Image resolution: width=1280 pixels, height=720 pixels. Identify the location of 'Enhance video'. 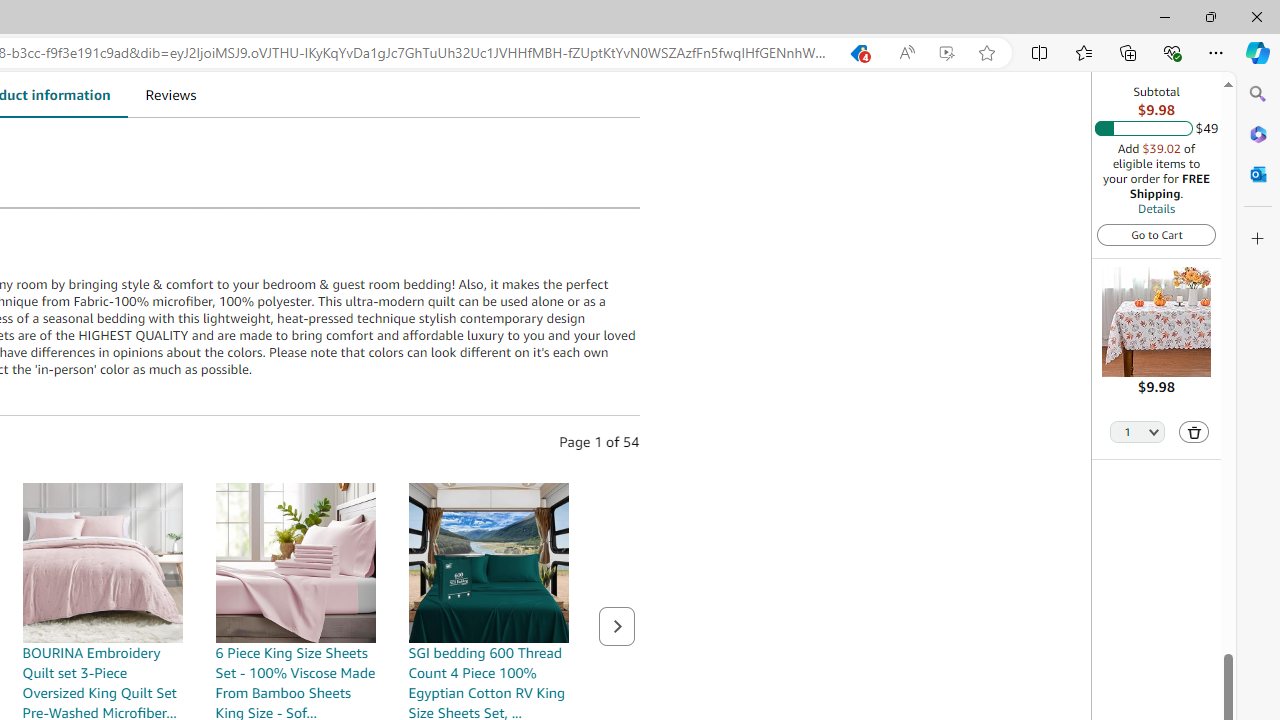
(945, 52).